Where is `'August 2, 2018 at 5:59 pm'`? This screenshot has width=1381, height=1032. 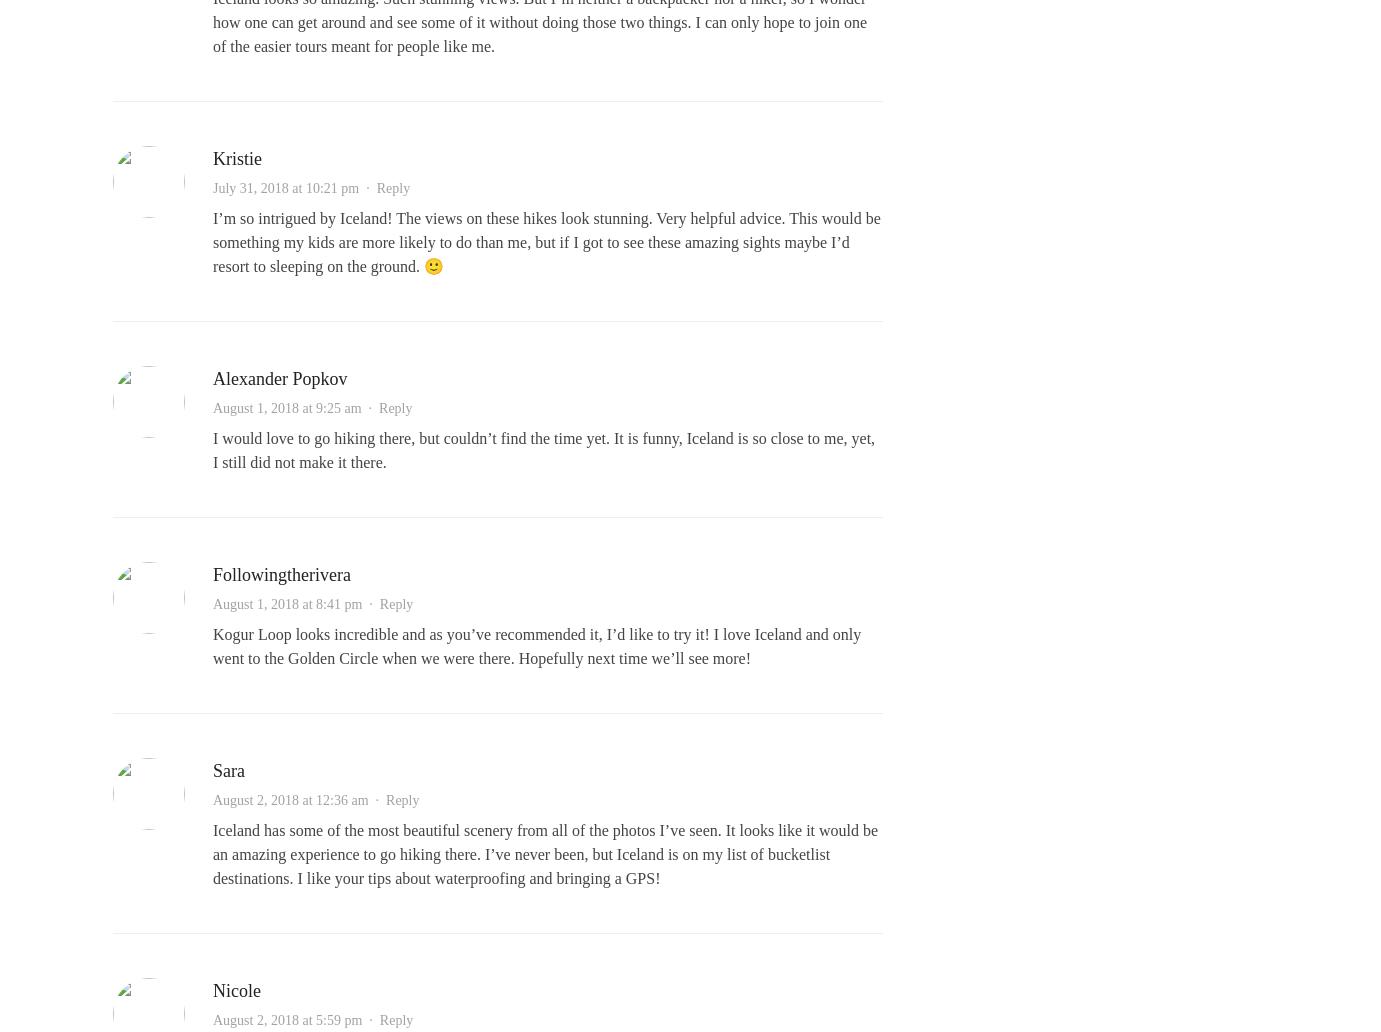
'August 2, 2018 at 5:59 pm' is located at coordinates (287, 1019).